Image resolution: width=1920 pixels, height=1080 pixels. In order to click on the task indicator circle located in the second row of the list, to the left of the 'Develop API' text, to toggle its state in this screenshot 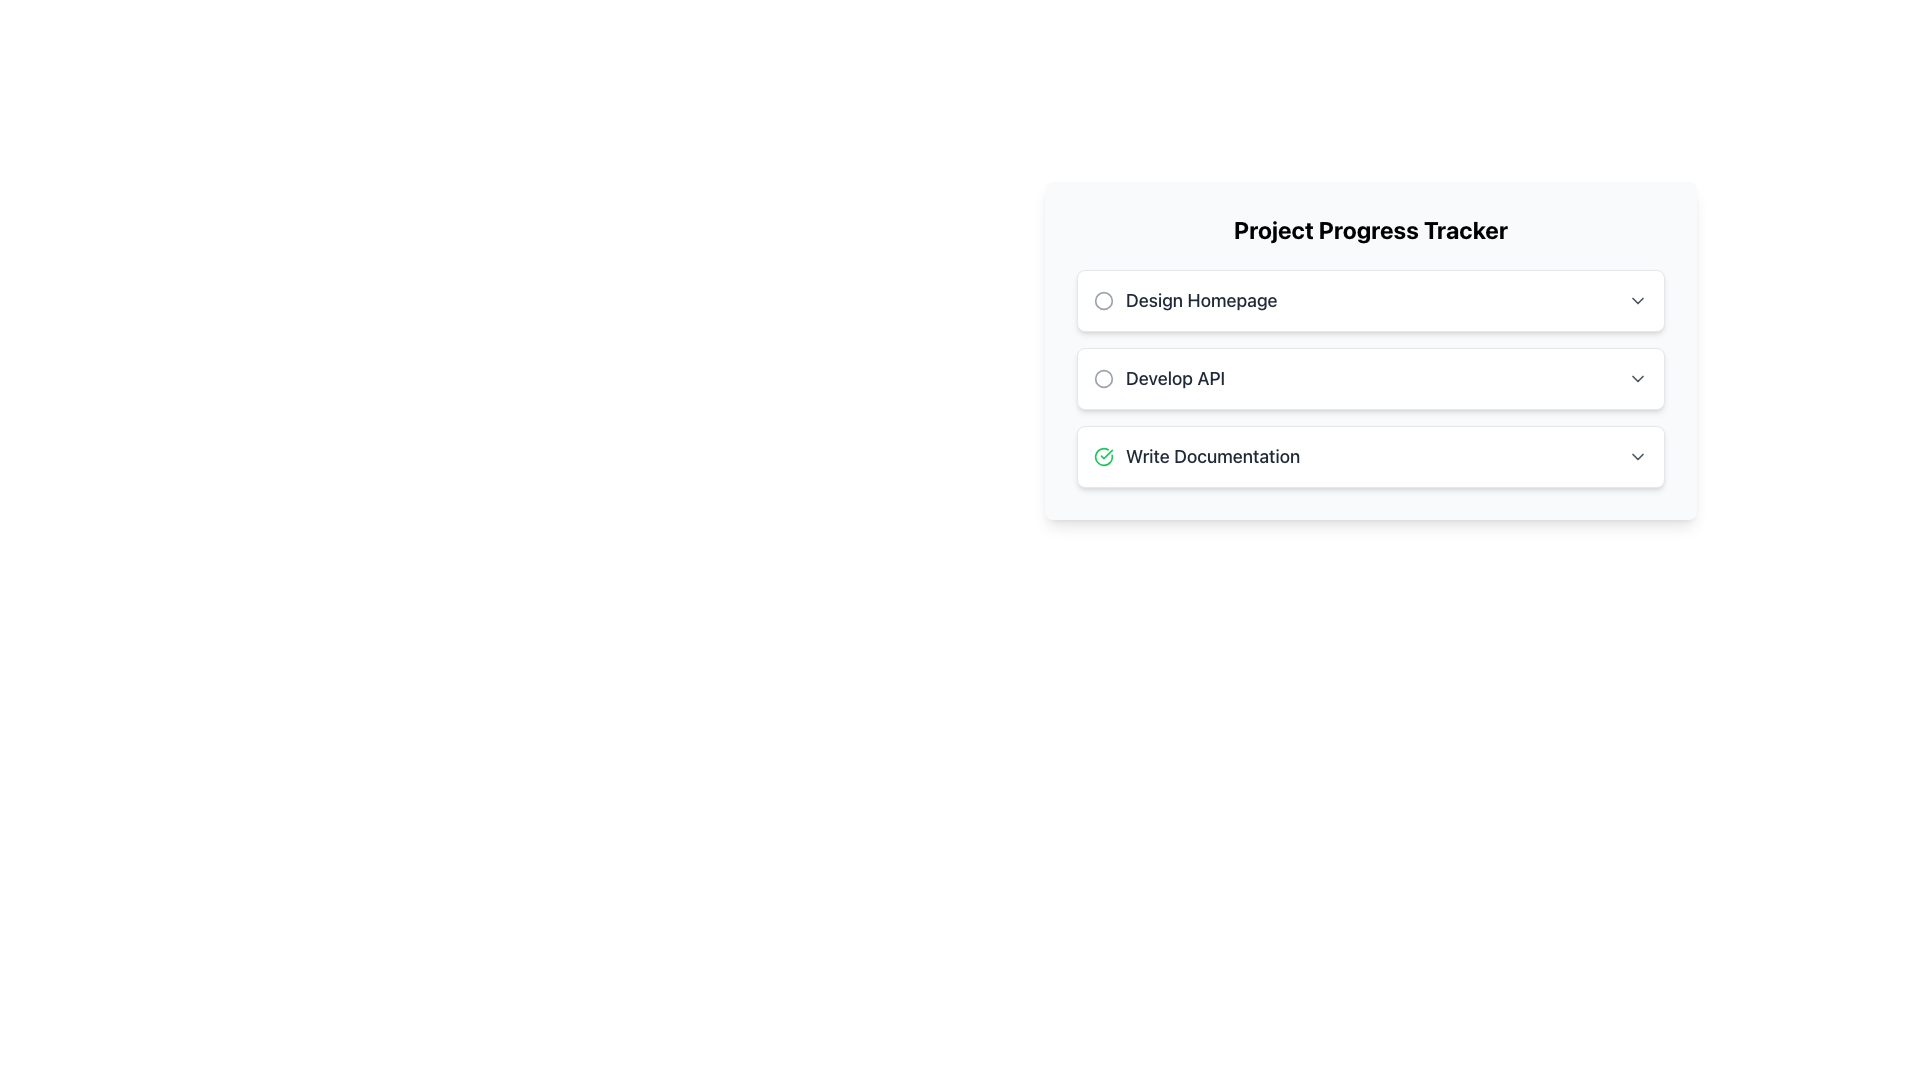, I will do `click(1103, 378)`.